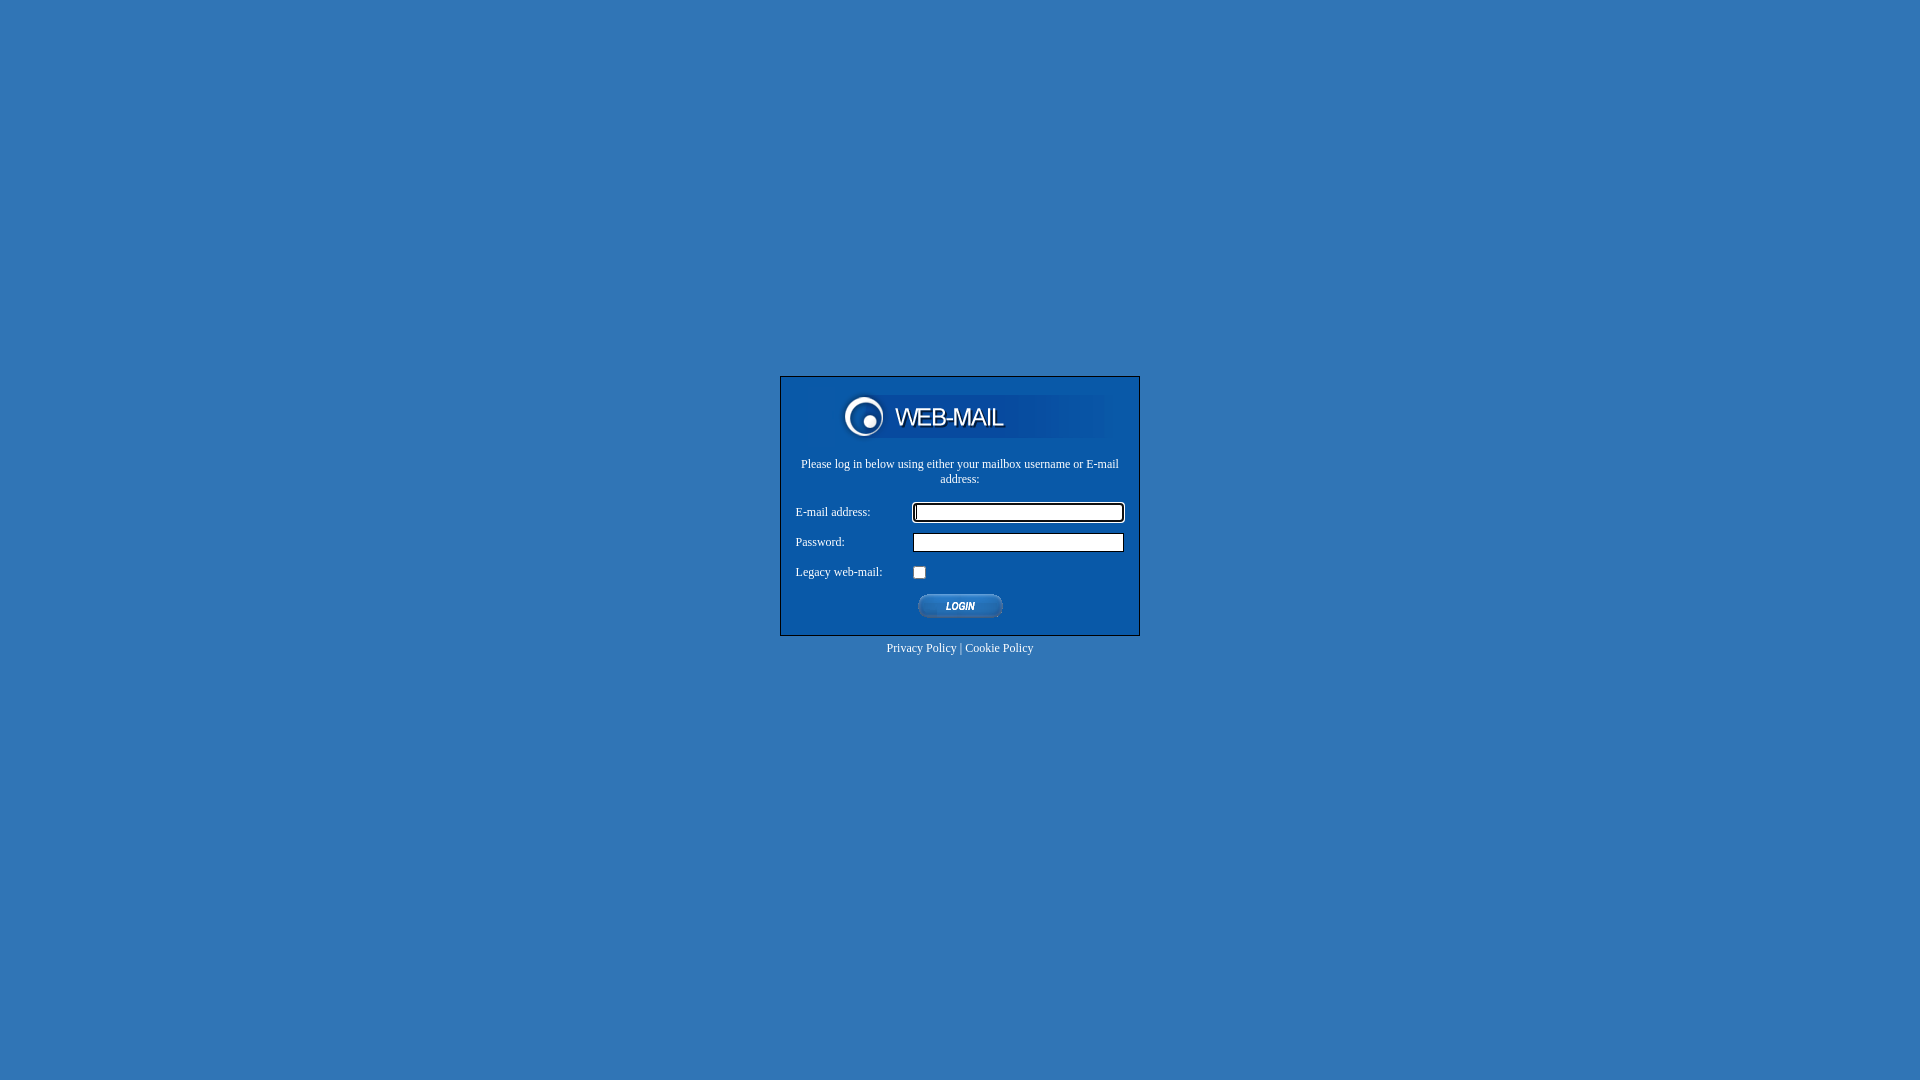 The width and height of the screenshot is (1920, 1080). Describe the element at coordinates (920, 645) in the screenshot. I see `'Privacy Policy'` at that location.